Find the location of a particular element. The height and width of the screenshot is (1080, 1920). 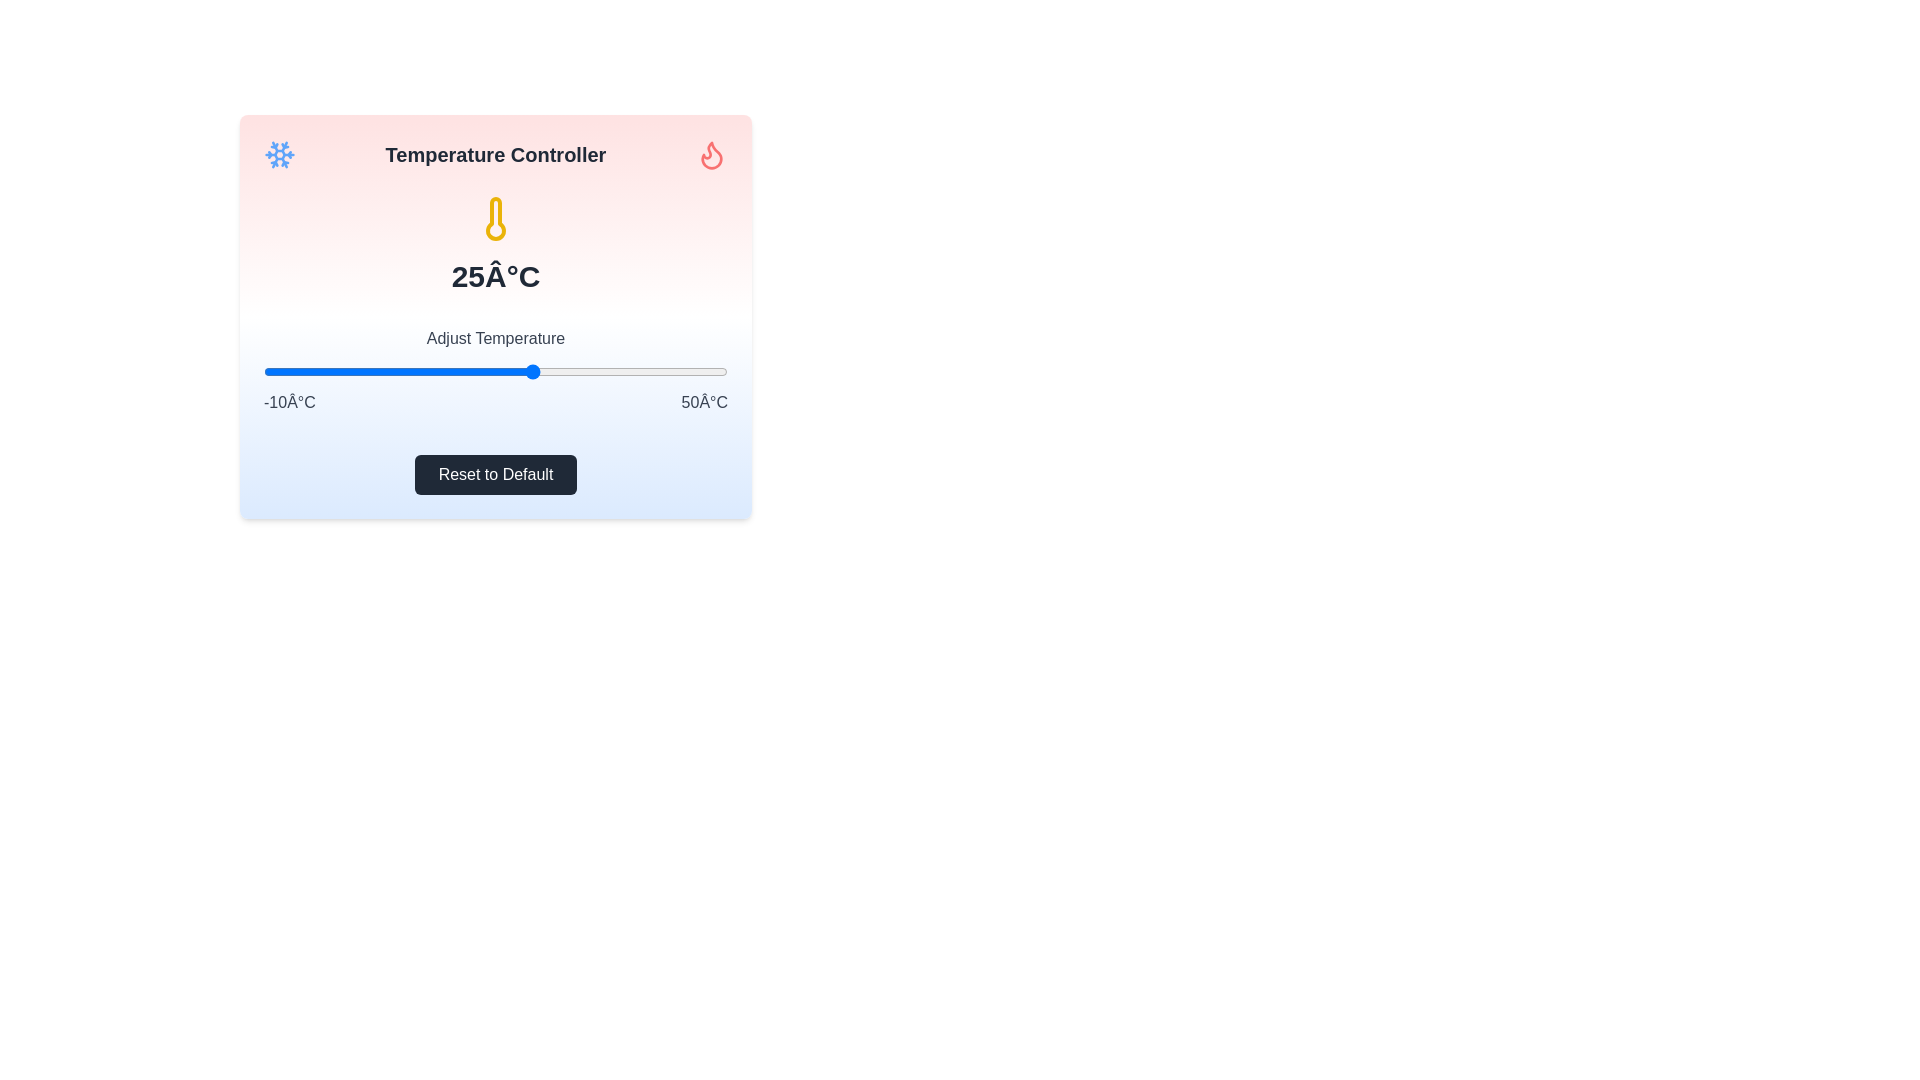

the temperature to 19°C using the slider is located at coordinates (488, 371).